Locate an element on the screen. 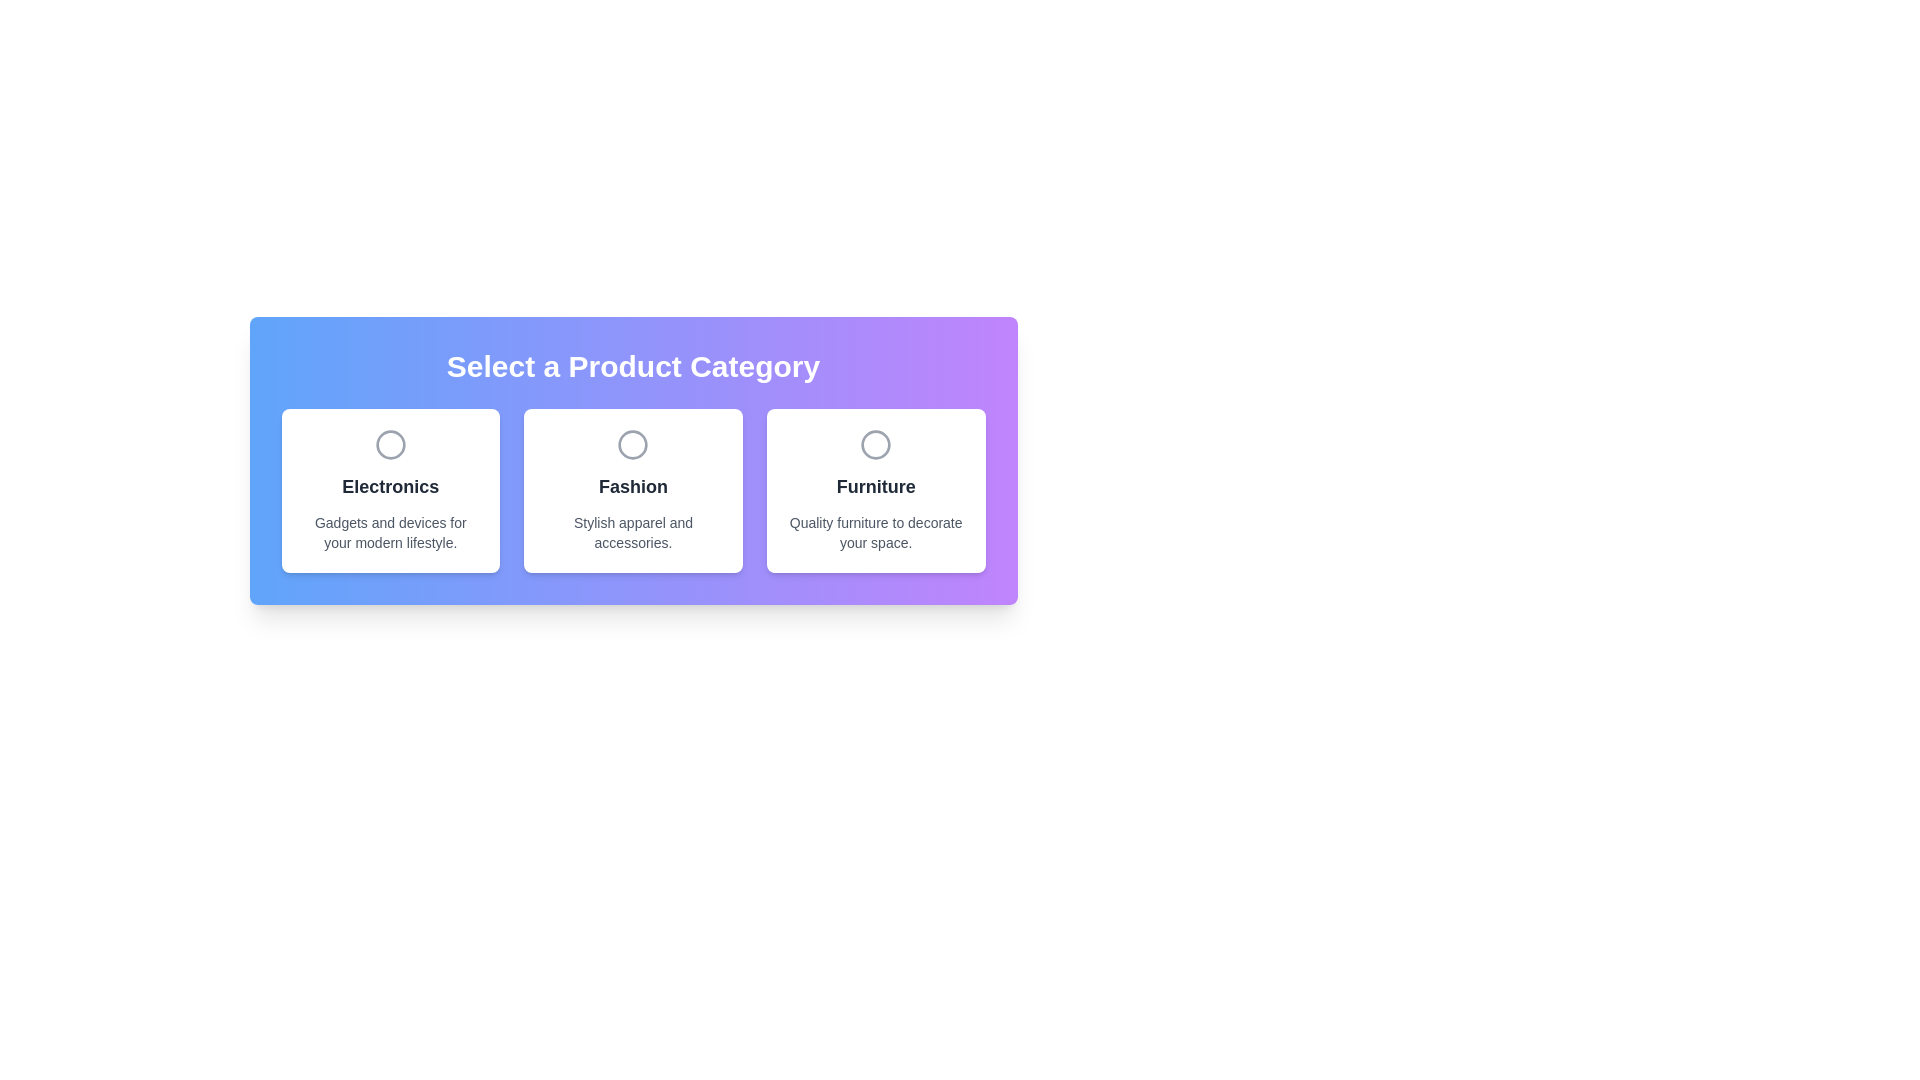  the text label that reads 'Gadgets and devices for your modern lifestyle.' styled in a small, gray font, located in the 'Electronics' card, below the main title is located at coordinates (390, 531).